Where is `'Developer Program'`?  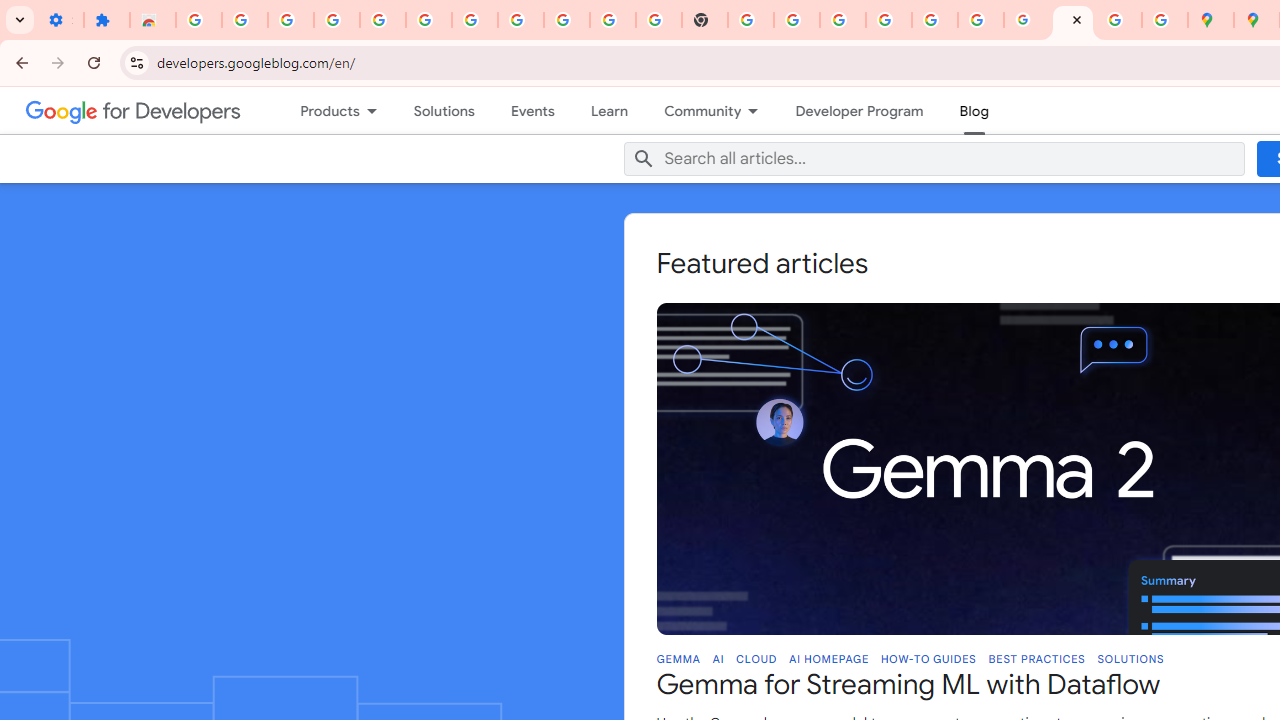
'Developer Program' is located at coordinates (859, 110).